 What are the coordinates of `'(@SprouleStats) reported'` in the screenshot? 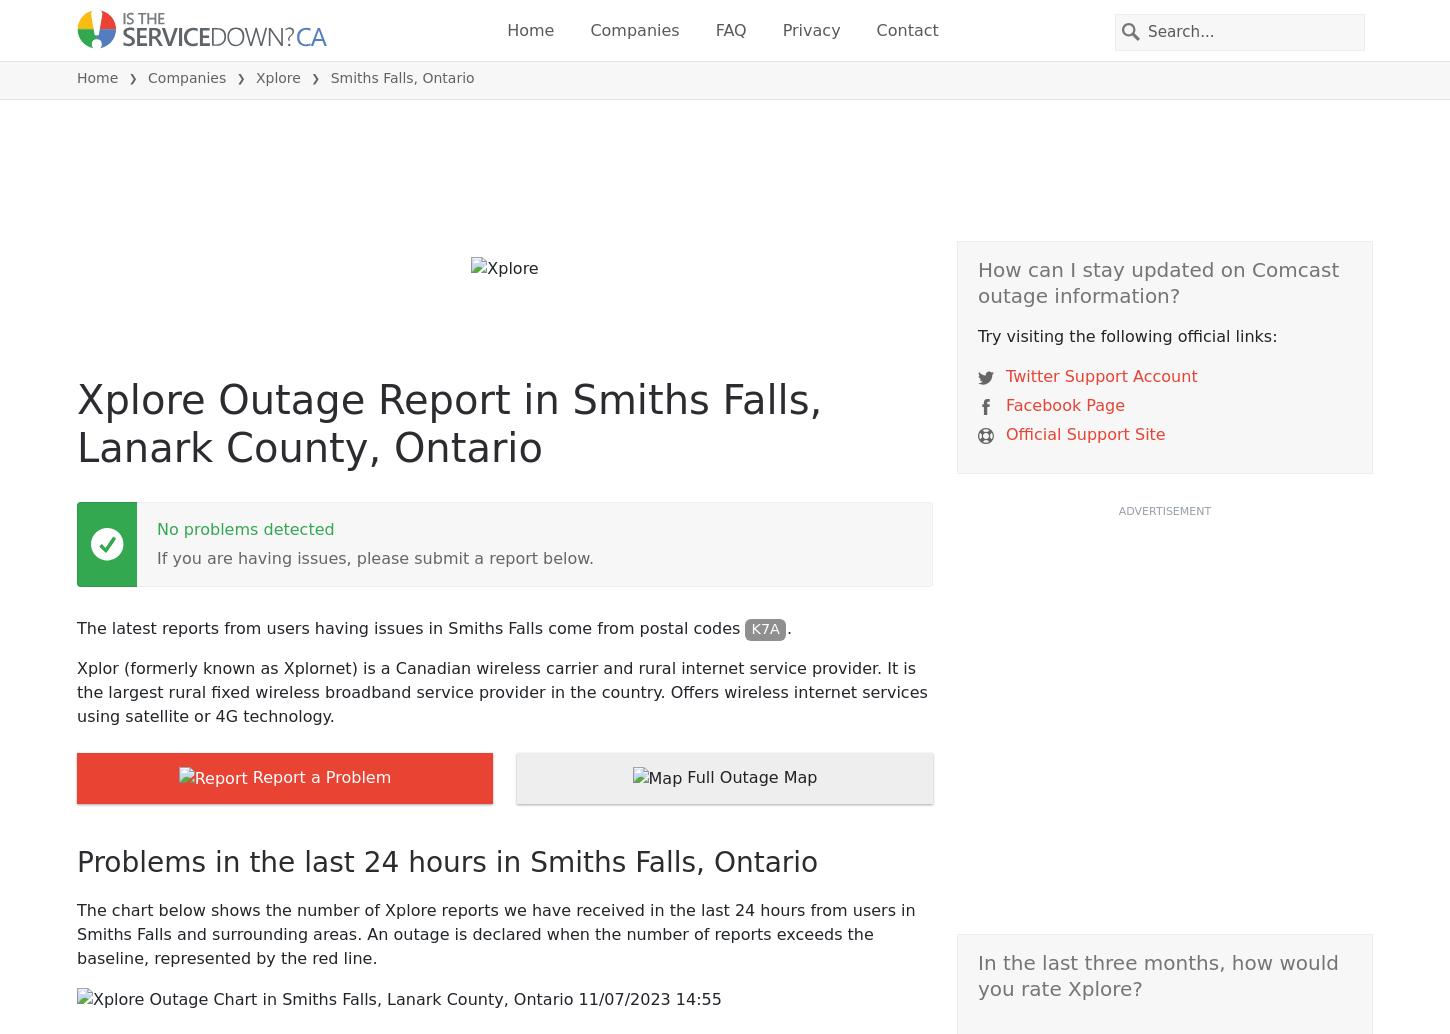 It's located at (399, 813).